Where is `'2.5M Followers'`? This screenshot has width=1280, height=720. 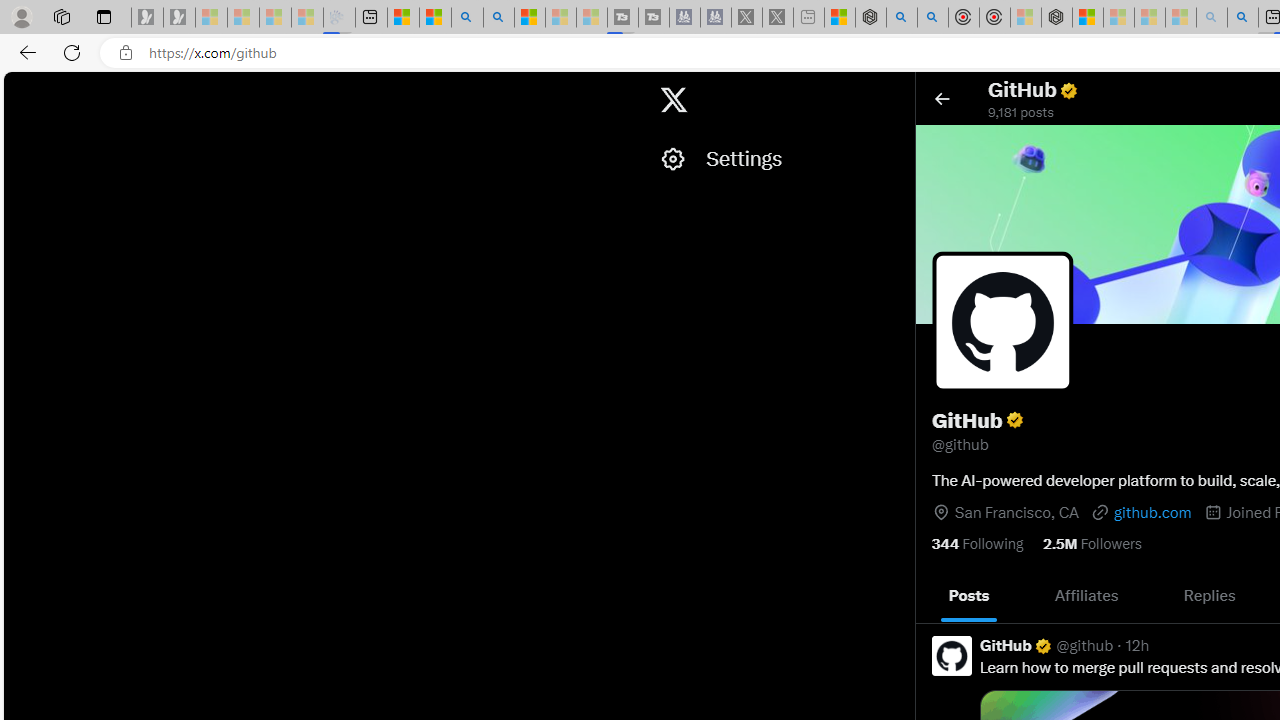 '2.5M Followers' is located at coordinates (1092, 543).